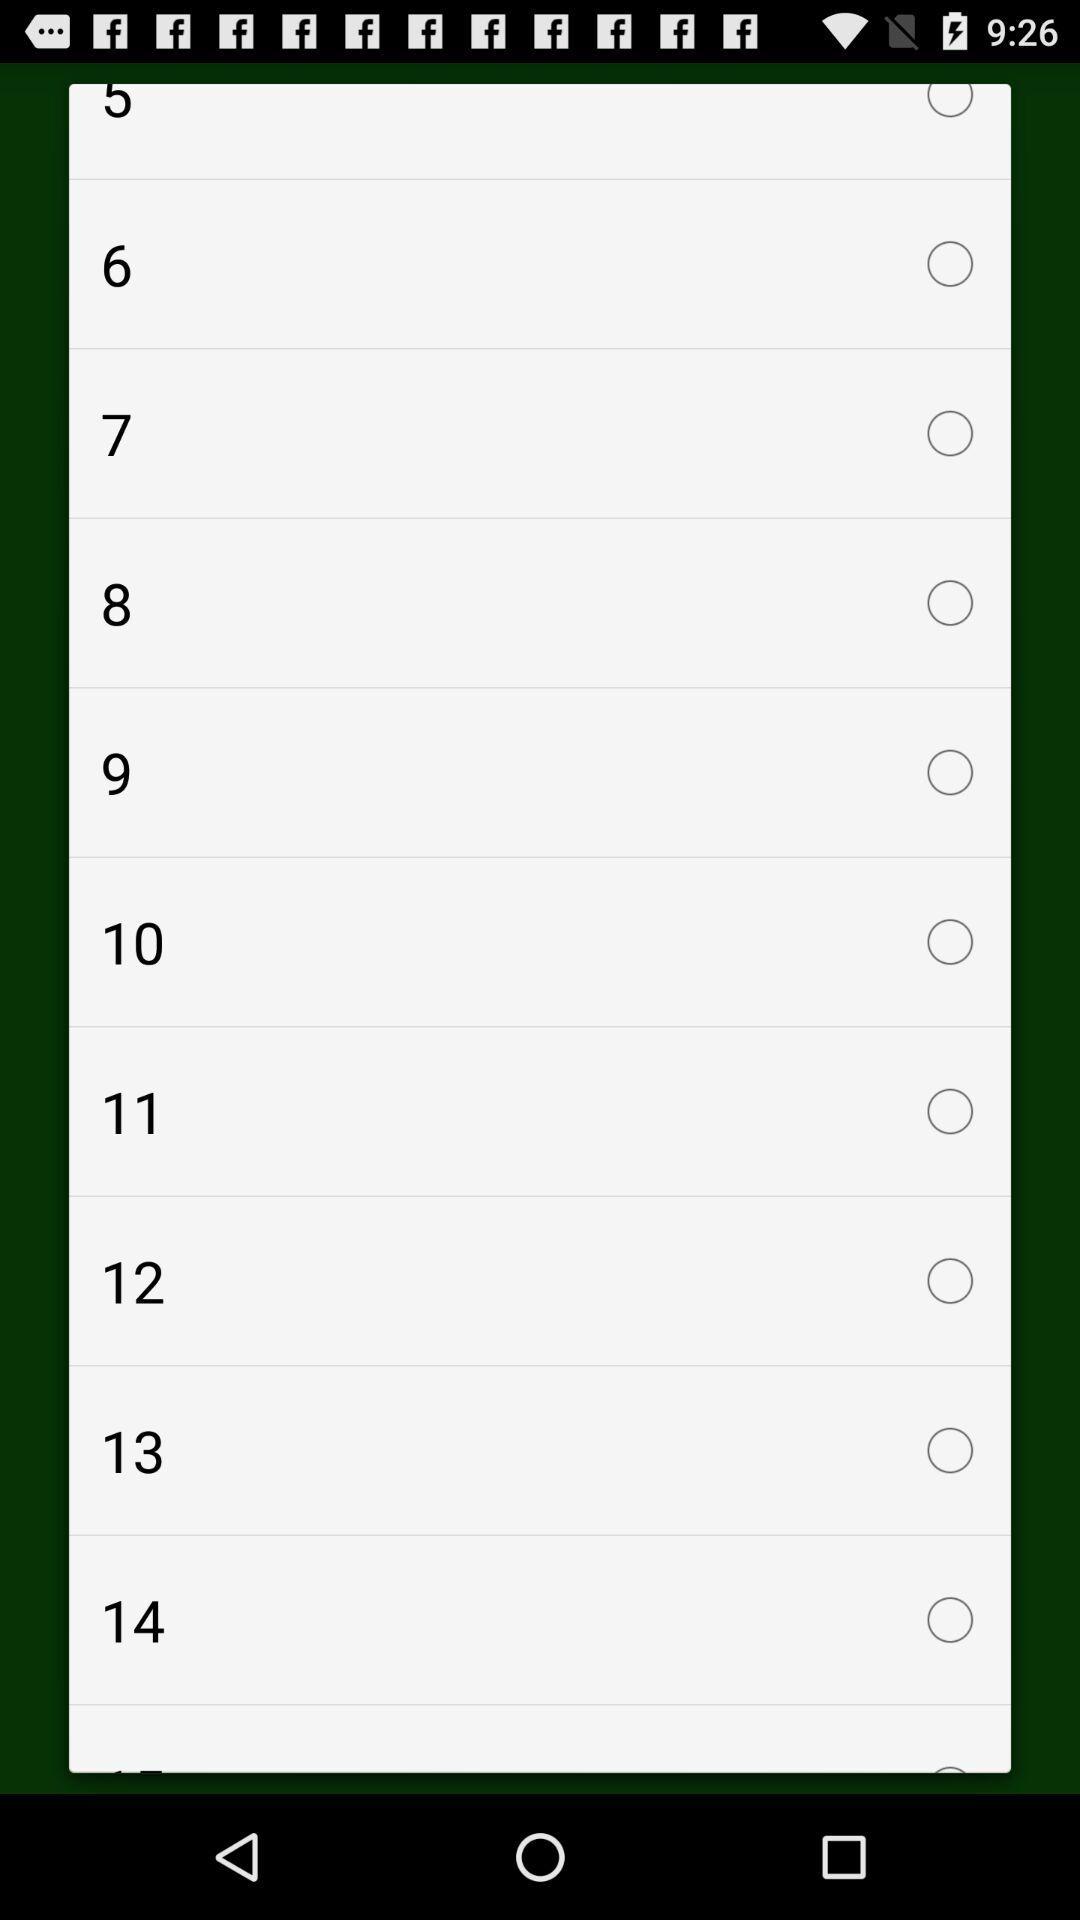  What do you see at coordinates (540, 1620) in the screenshot?
I see `the item below the 13 icon` at bounding box center [540, 1620].